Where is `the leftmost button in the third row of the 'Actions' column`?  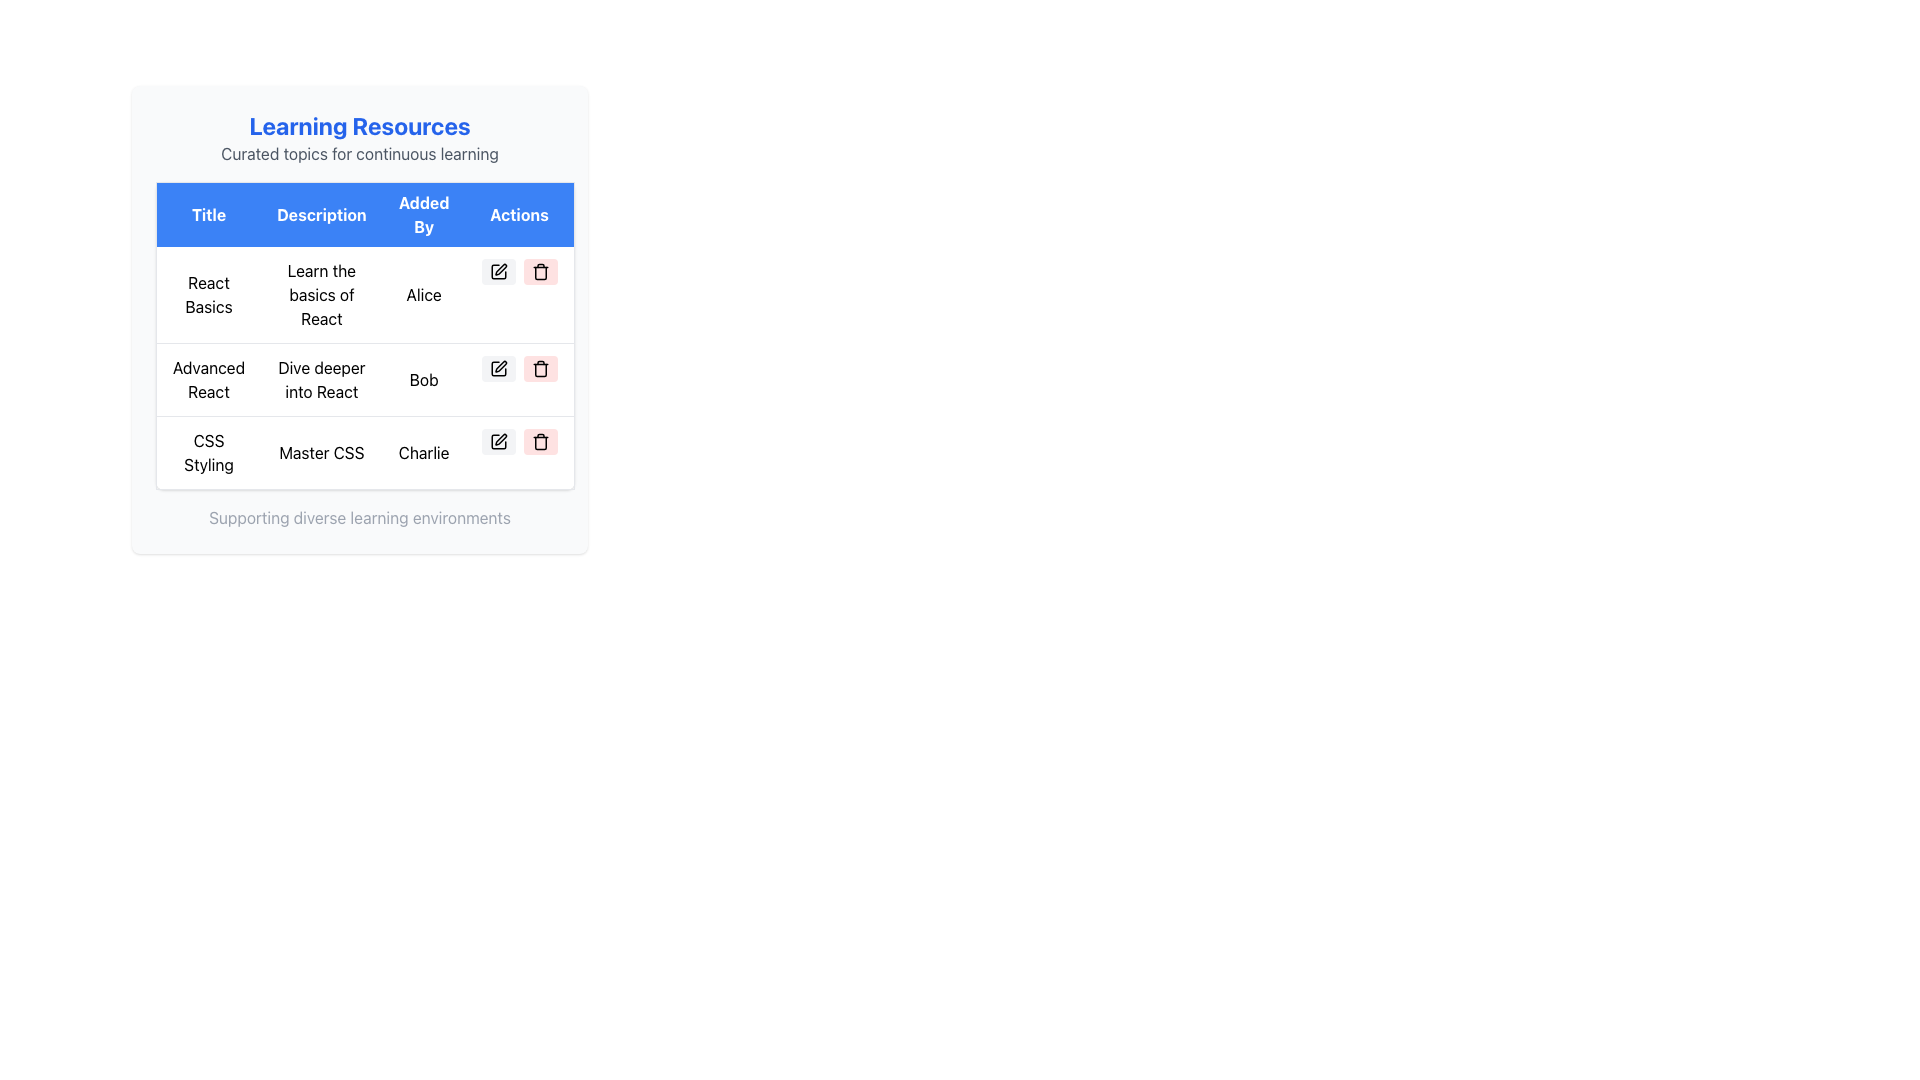 the leftmost button in the third row of the 'Actions' column is located at coordinates (498, 441).